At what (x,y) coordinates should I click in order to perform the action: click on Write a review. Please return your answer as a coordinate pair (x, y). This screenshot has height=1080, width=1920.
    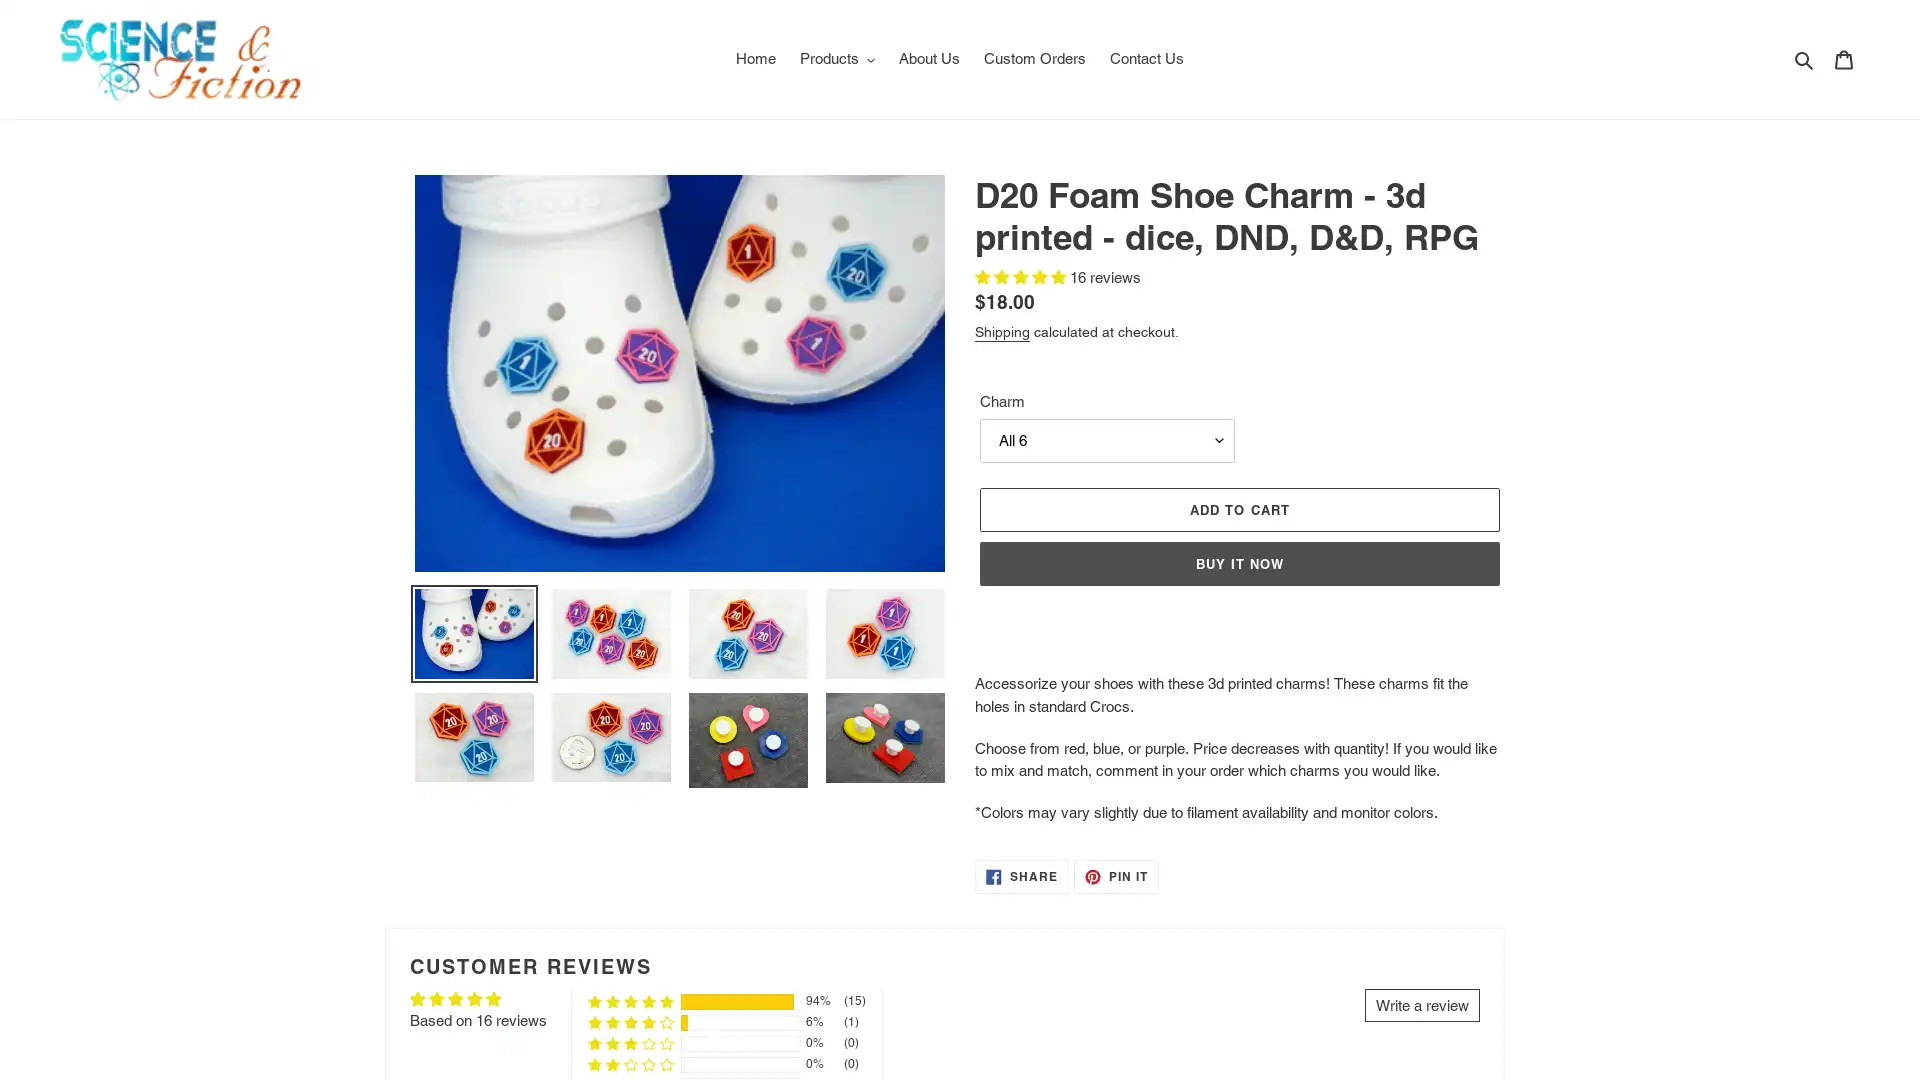
    Looking at the image, I should click on (1421, 1004).